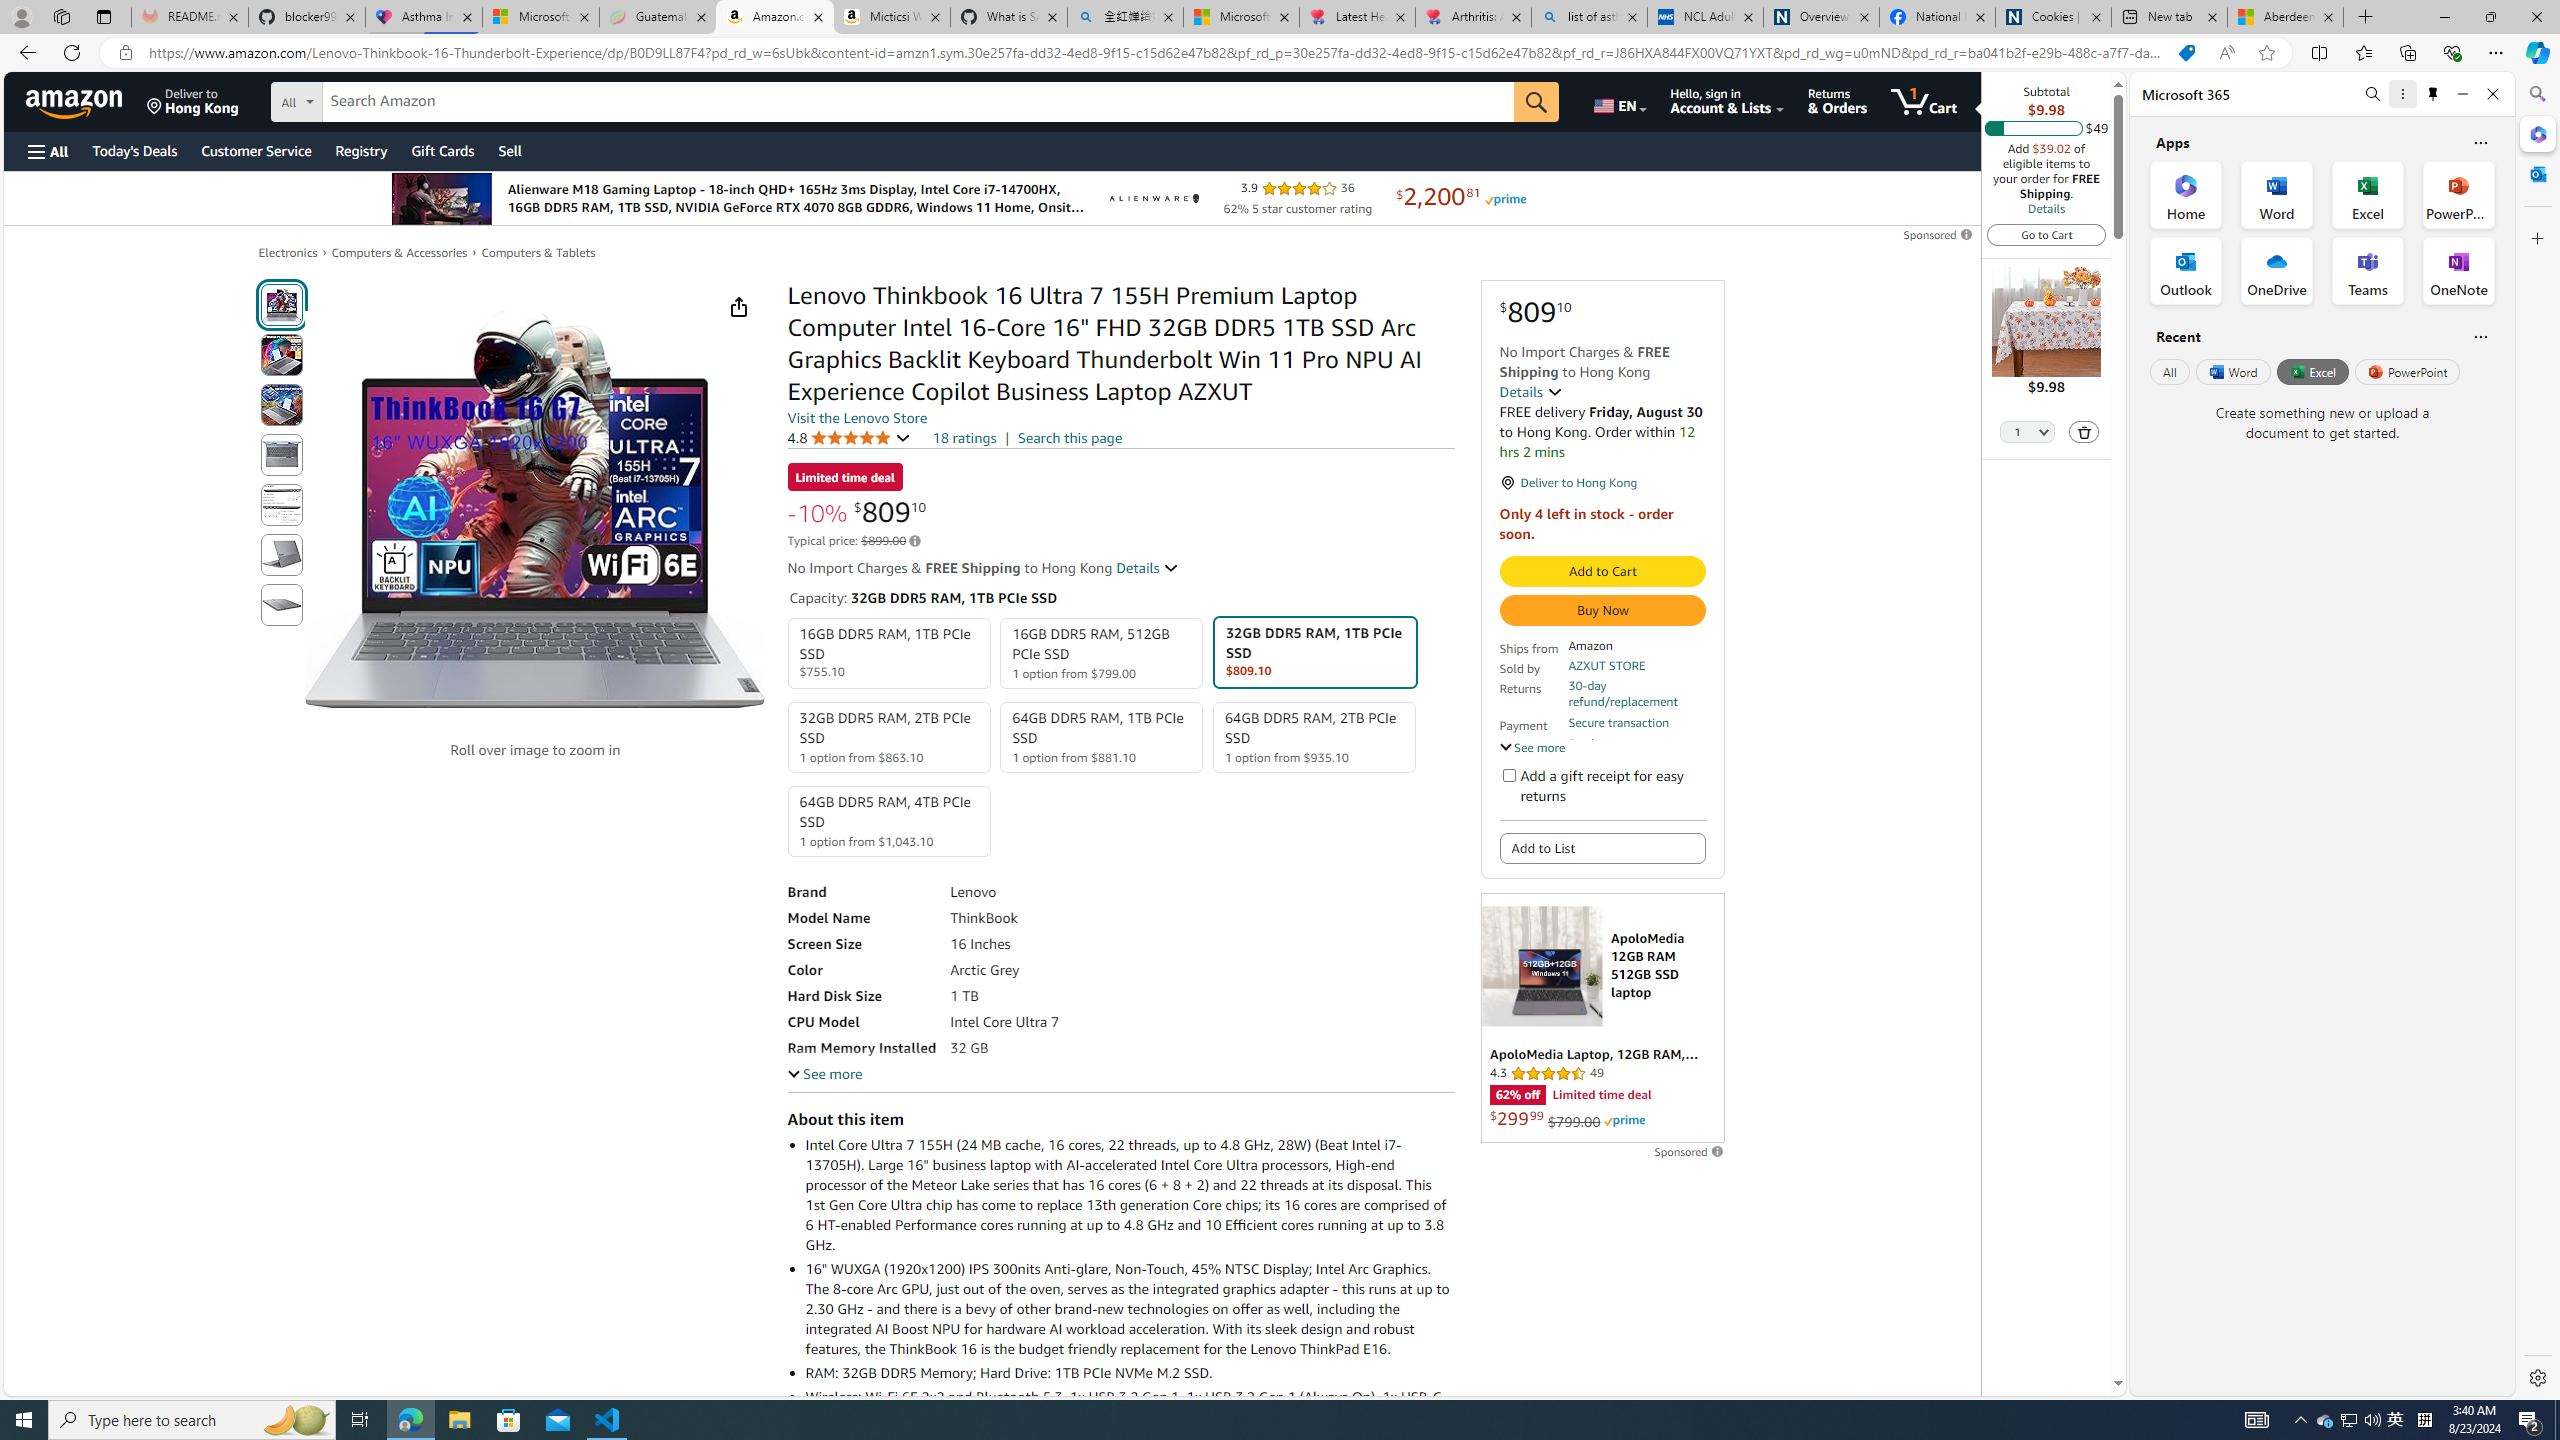 Image resolution: width=2560 pixels, height=1440 pixels. What do you see at coordinates (888, 820) in the screenshot?
I see `'64GB DDR5 RAM, 4TB PCIe SSD 1 option from $1,043.10'` at bounding box center [888, 820].